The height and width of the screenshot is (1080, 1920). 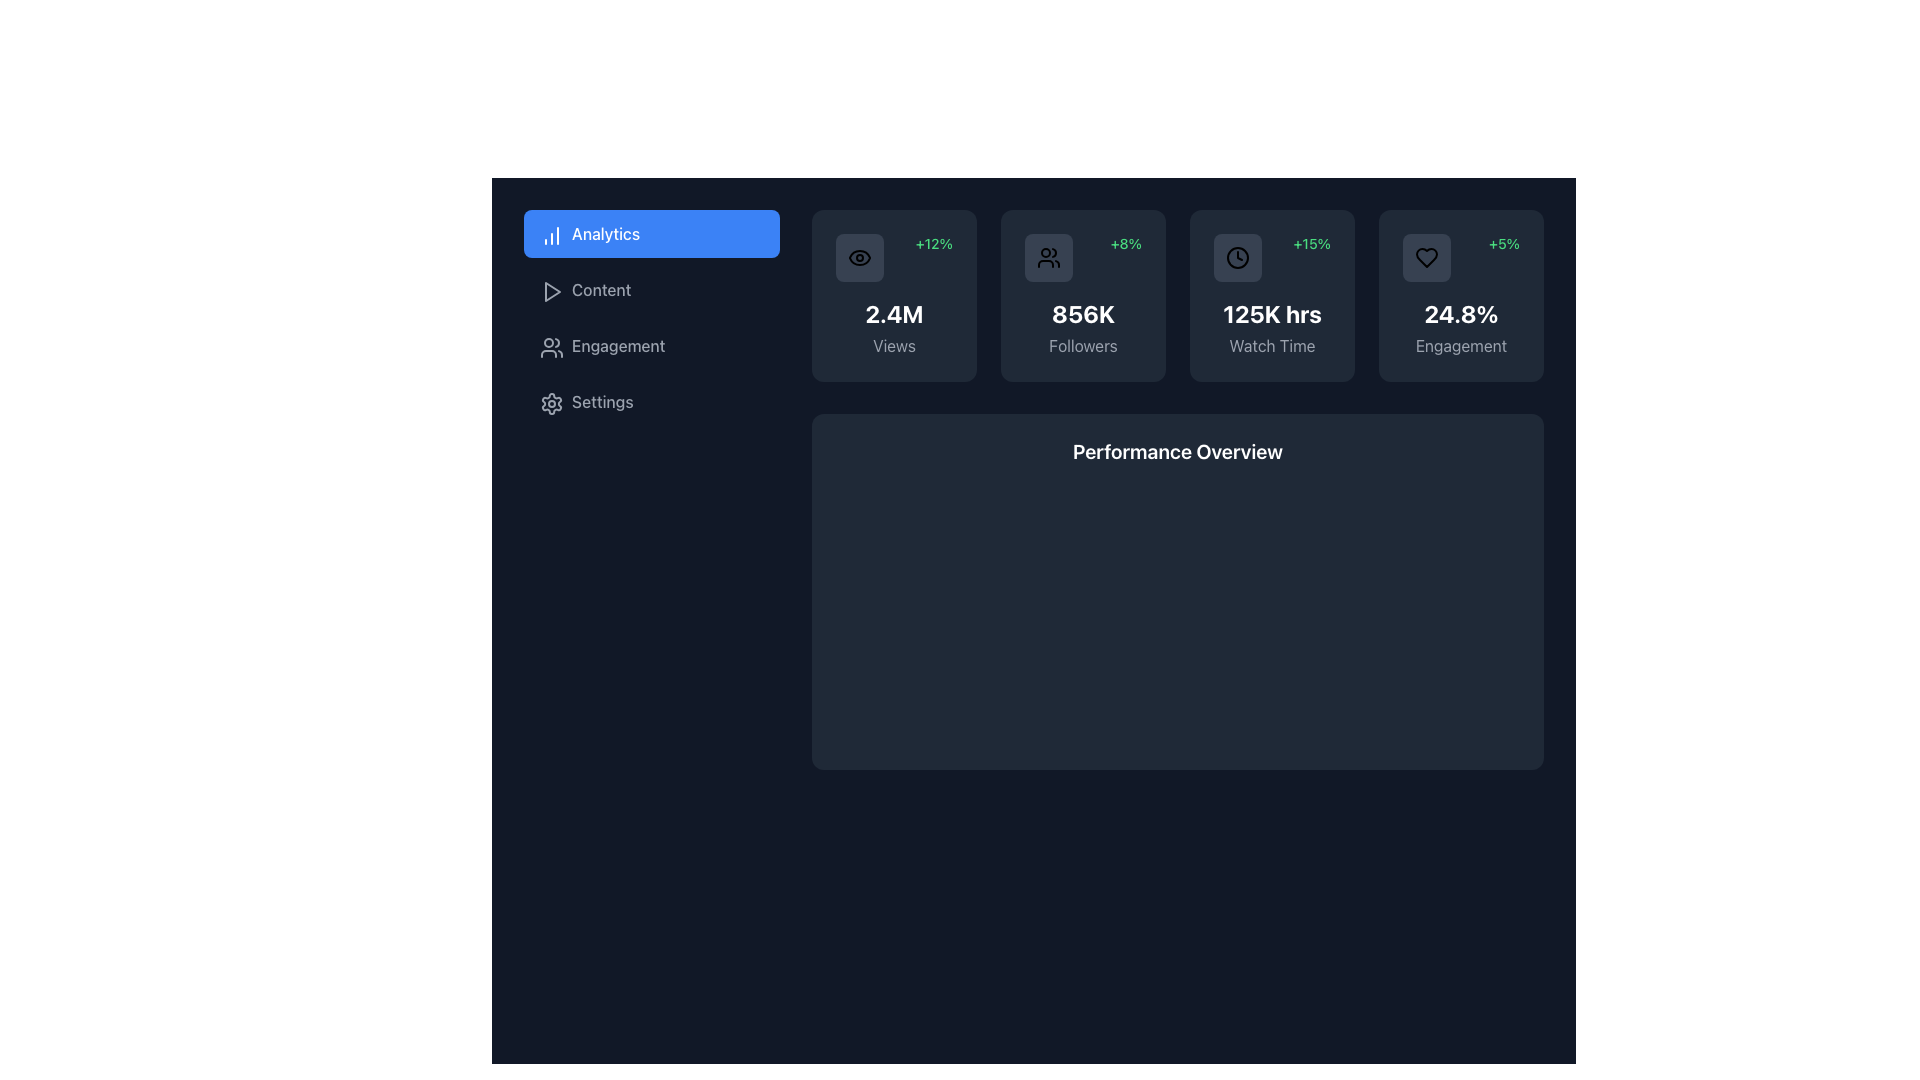 What do you see at coordinates (552, 234) in the screenshot?
I see `the bar chart icon located in the navigation panel next to the 'Analytics' label` at bounding box center [552, 234].